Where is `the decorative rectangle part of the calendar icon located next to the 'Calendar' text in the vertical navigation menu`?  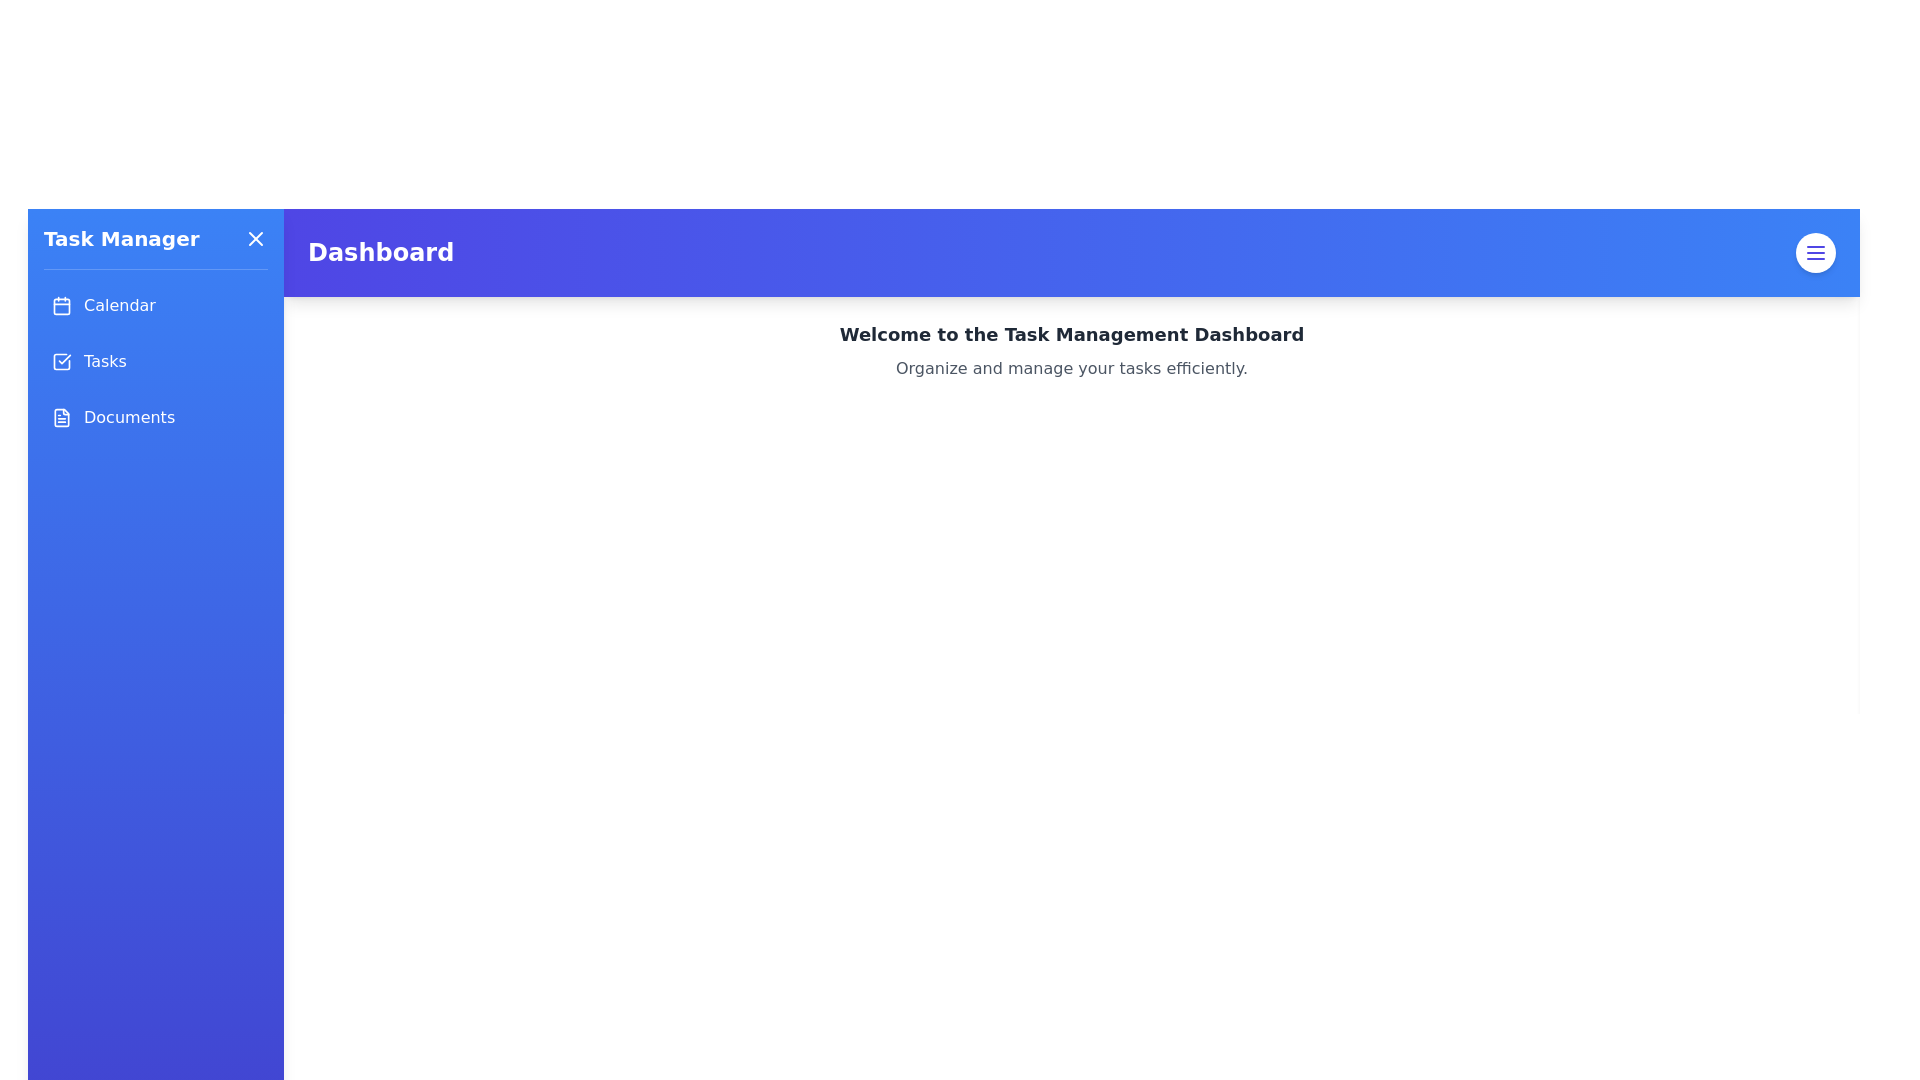
the decorative rectangle part of the calendar icon located next to the 'Calendar' text in the vertical navigation menu is located at coordinates (62, 305).